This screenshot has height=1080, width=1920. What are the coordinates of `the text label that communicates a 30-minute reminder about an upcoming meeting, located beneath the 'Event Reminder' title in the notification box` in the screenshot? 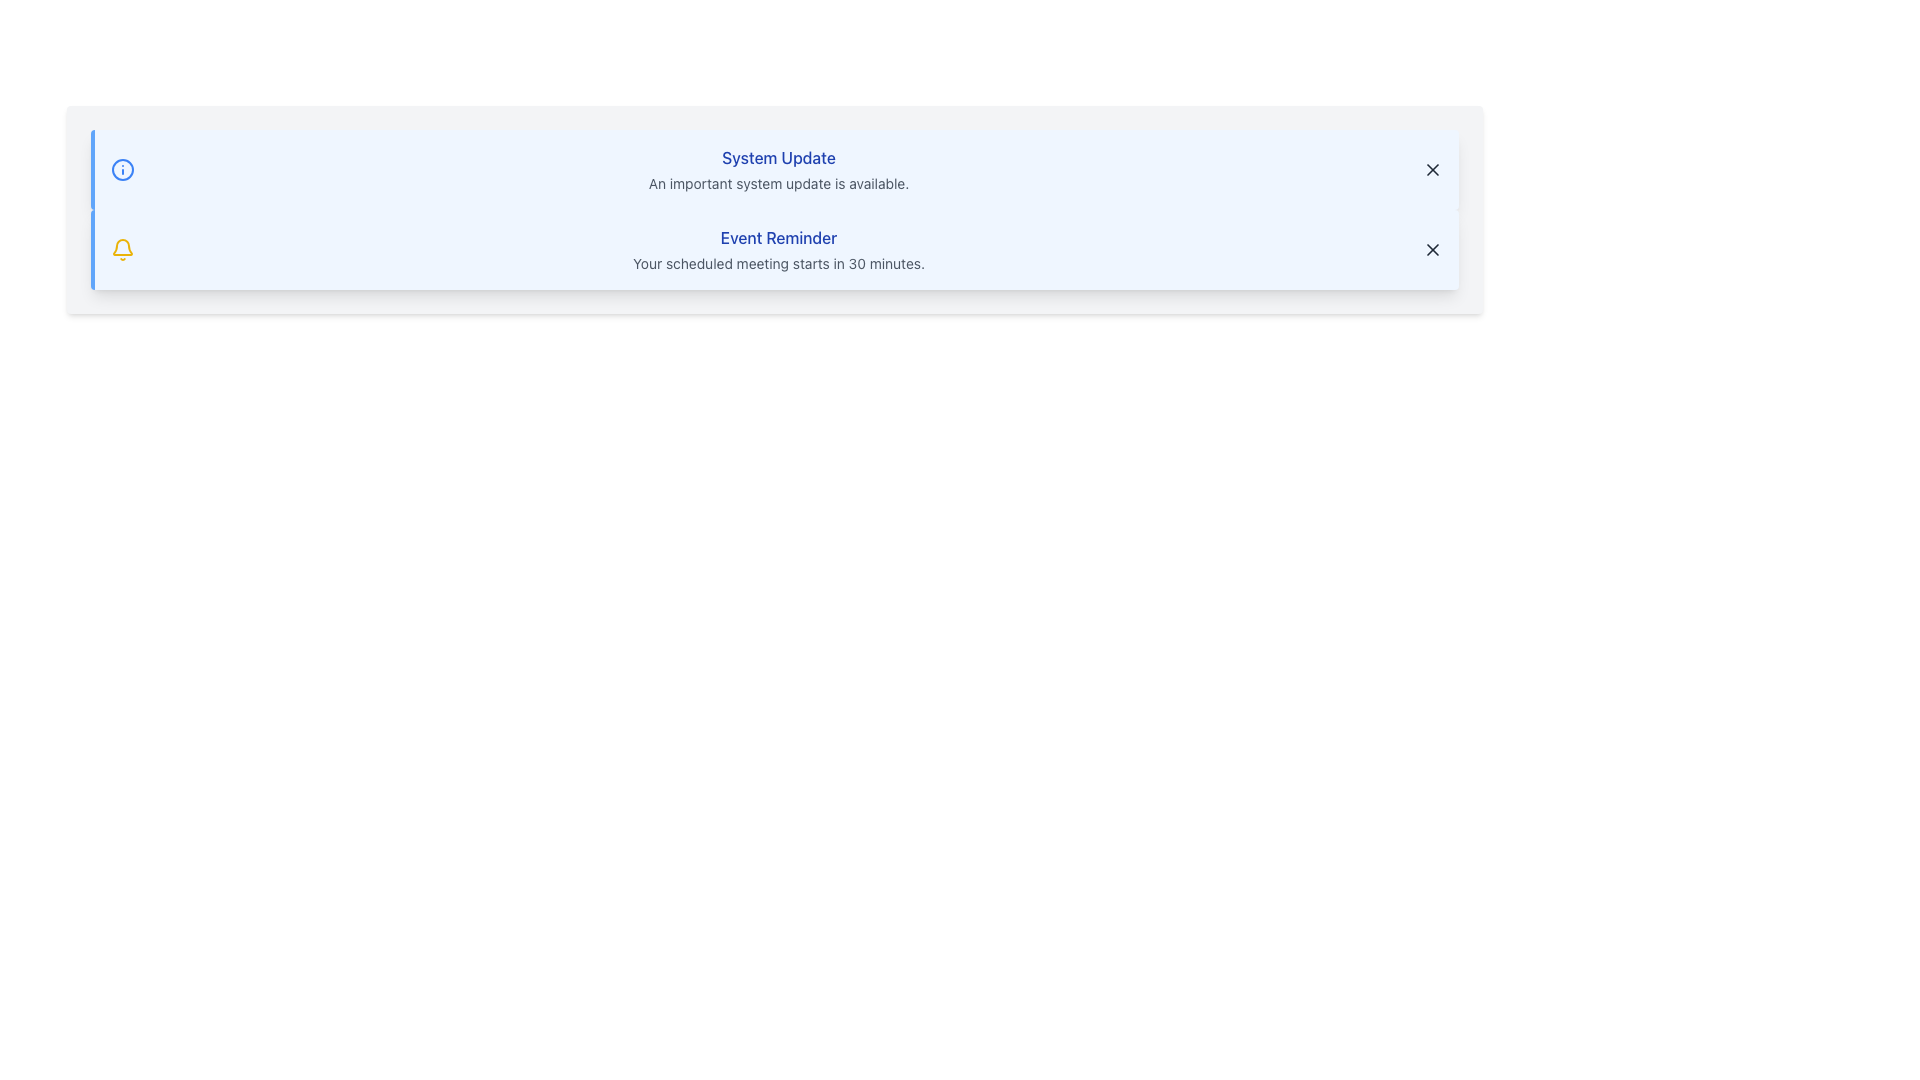 It's located at (777, 262).